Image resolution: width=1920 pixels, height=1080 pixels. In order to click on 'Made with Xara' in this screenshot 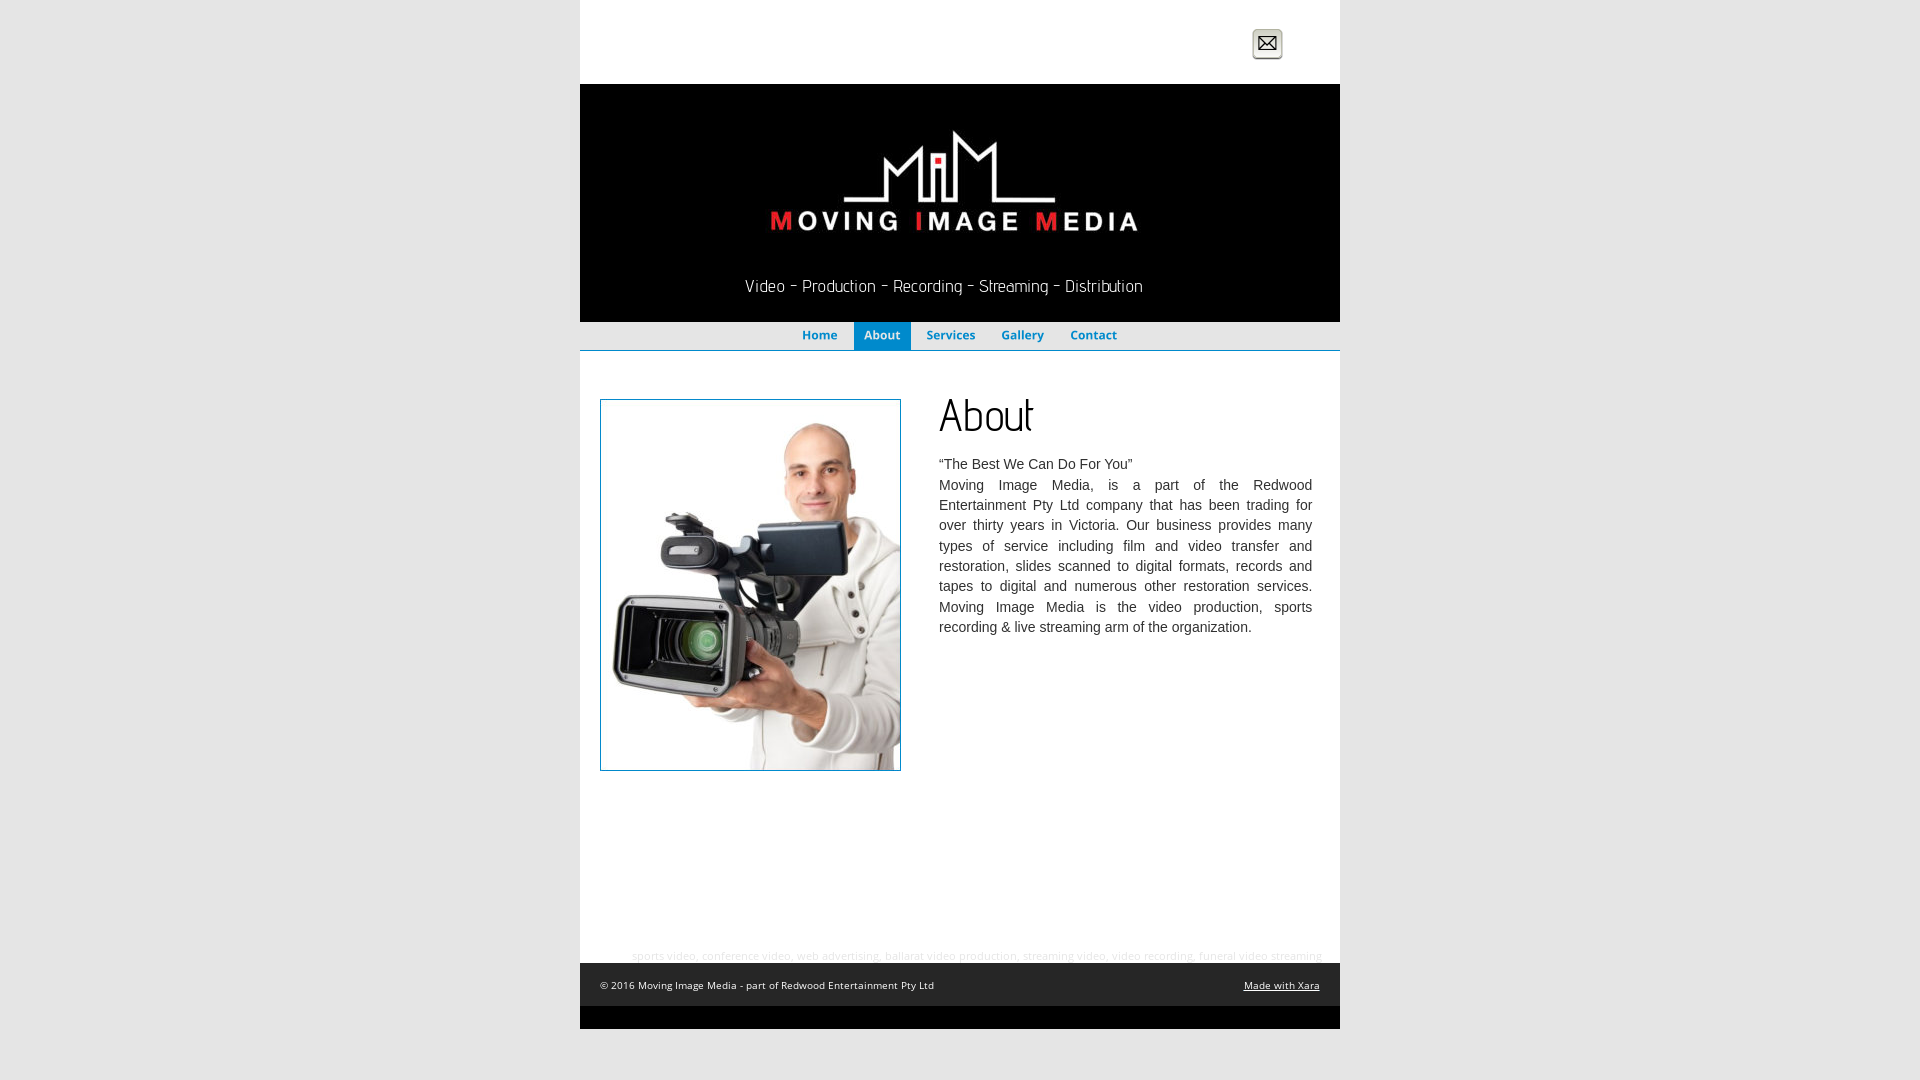, I will do `click(1281, 983)`.